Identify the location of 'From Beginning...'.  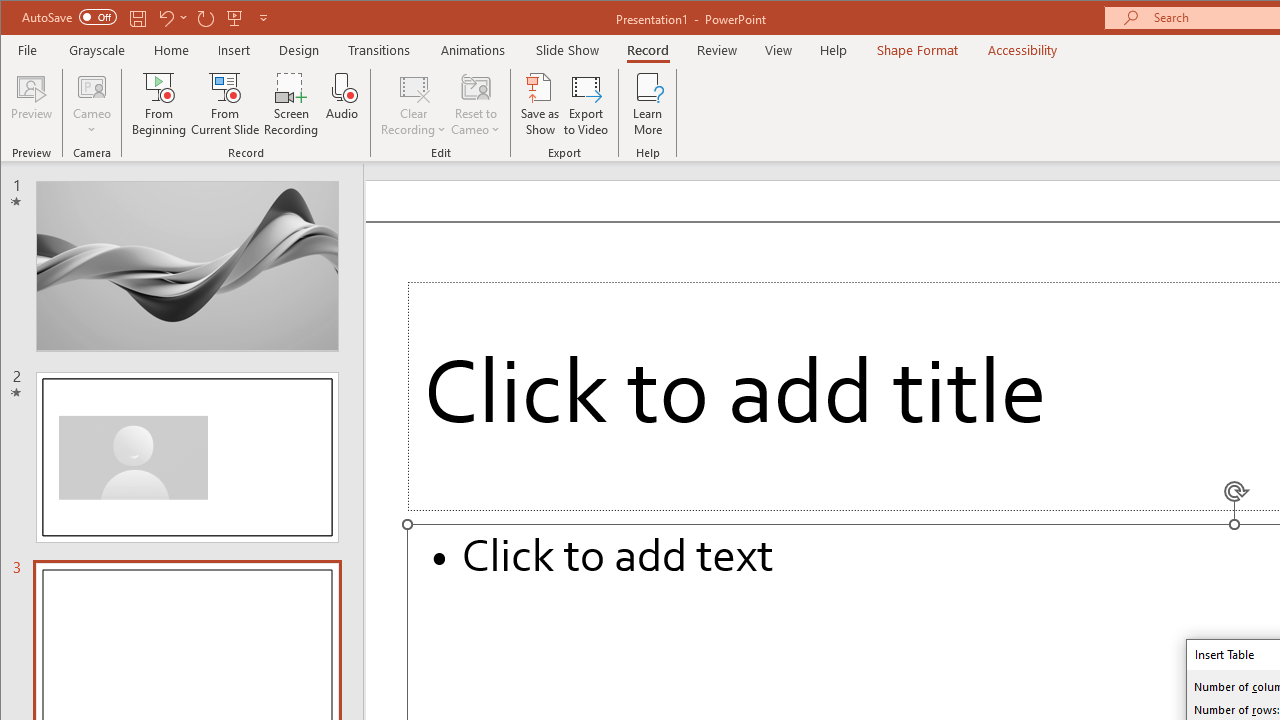
(160, 104).